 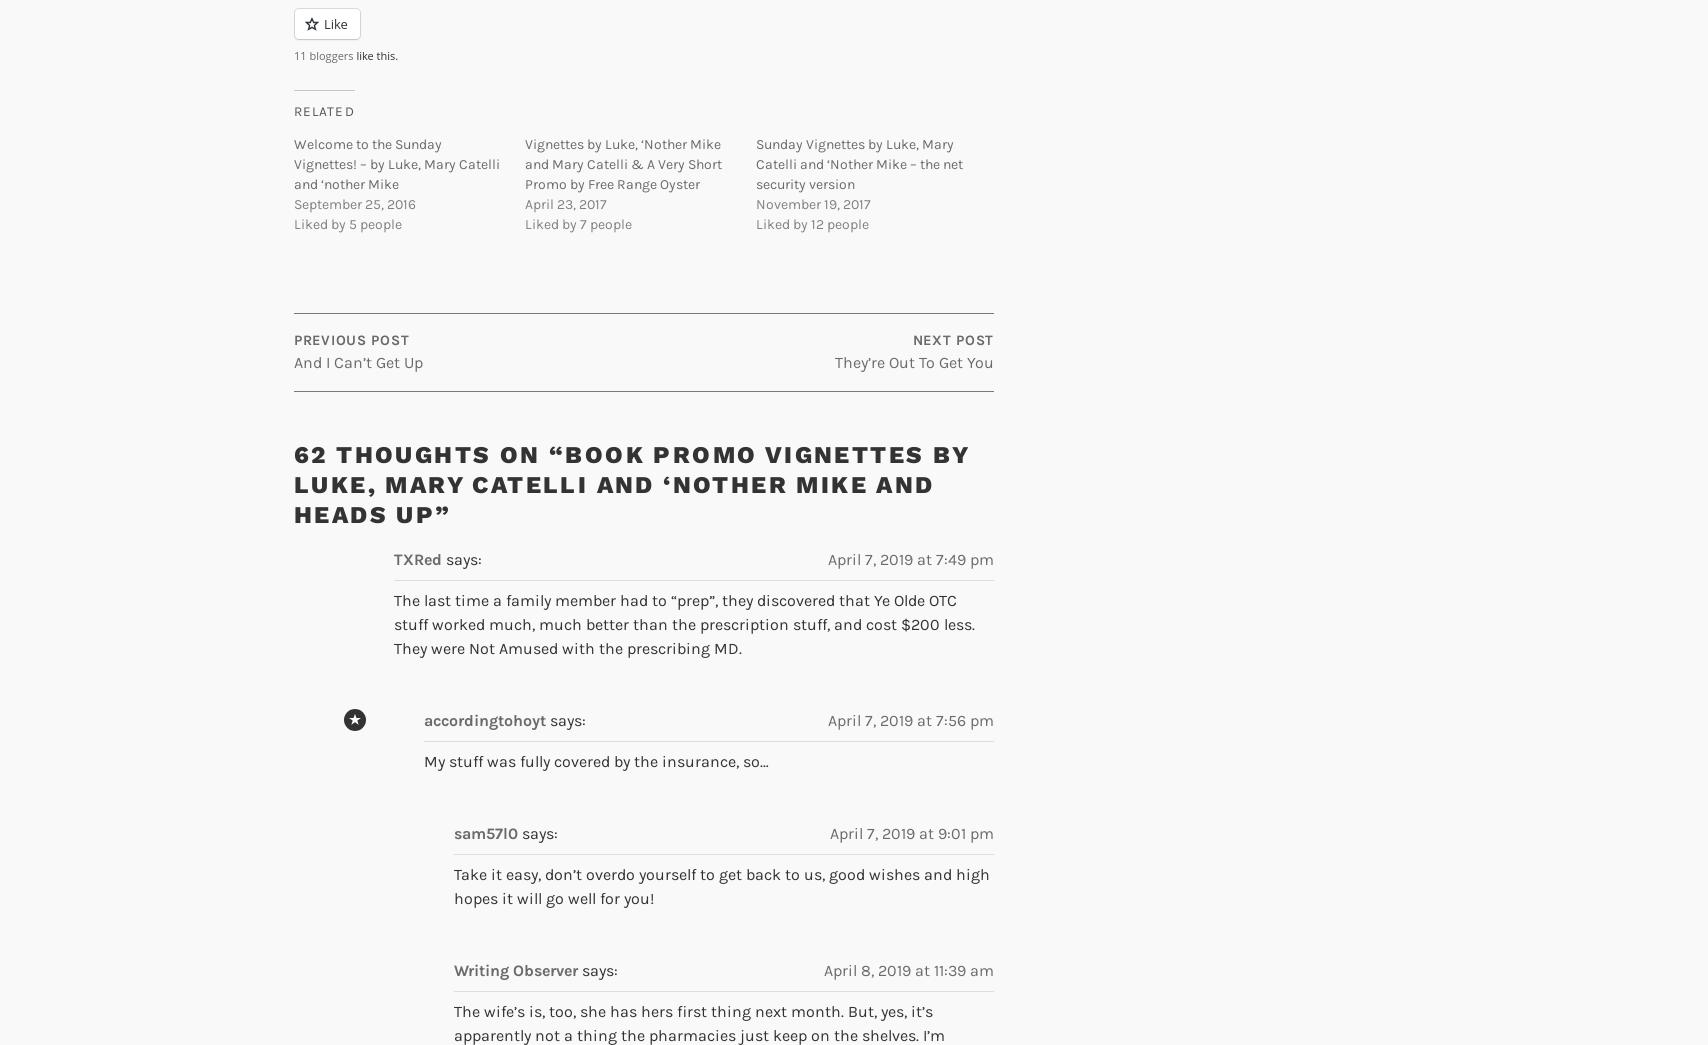 I want to click on 'accordingtohoyt', so click(x=484, y=719).